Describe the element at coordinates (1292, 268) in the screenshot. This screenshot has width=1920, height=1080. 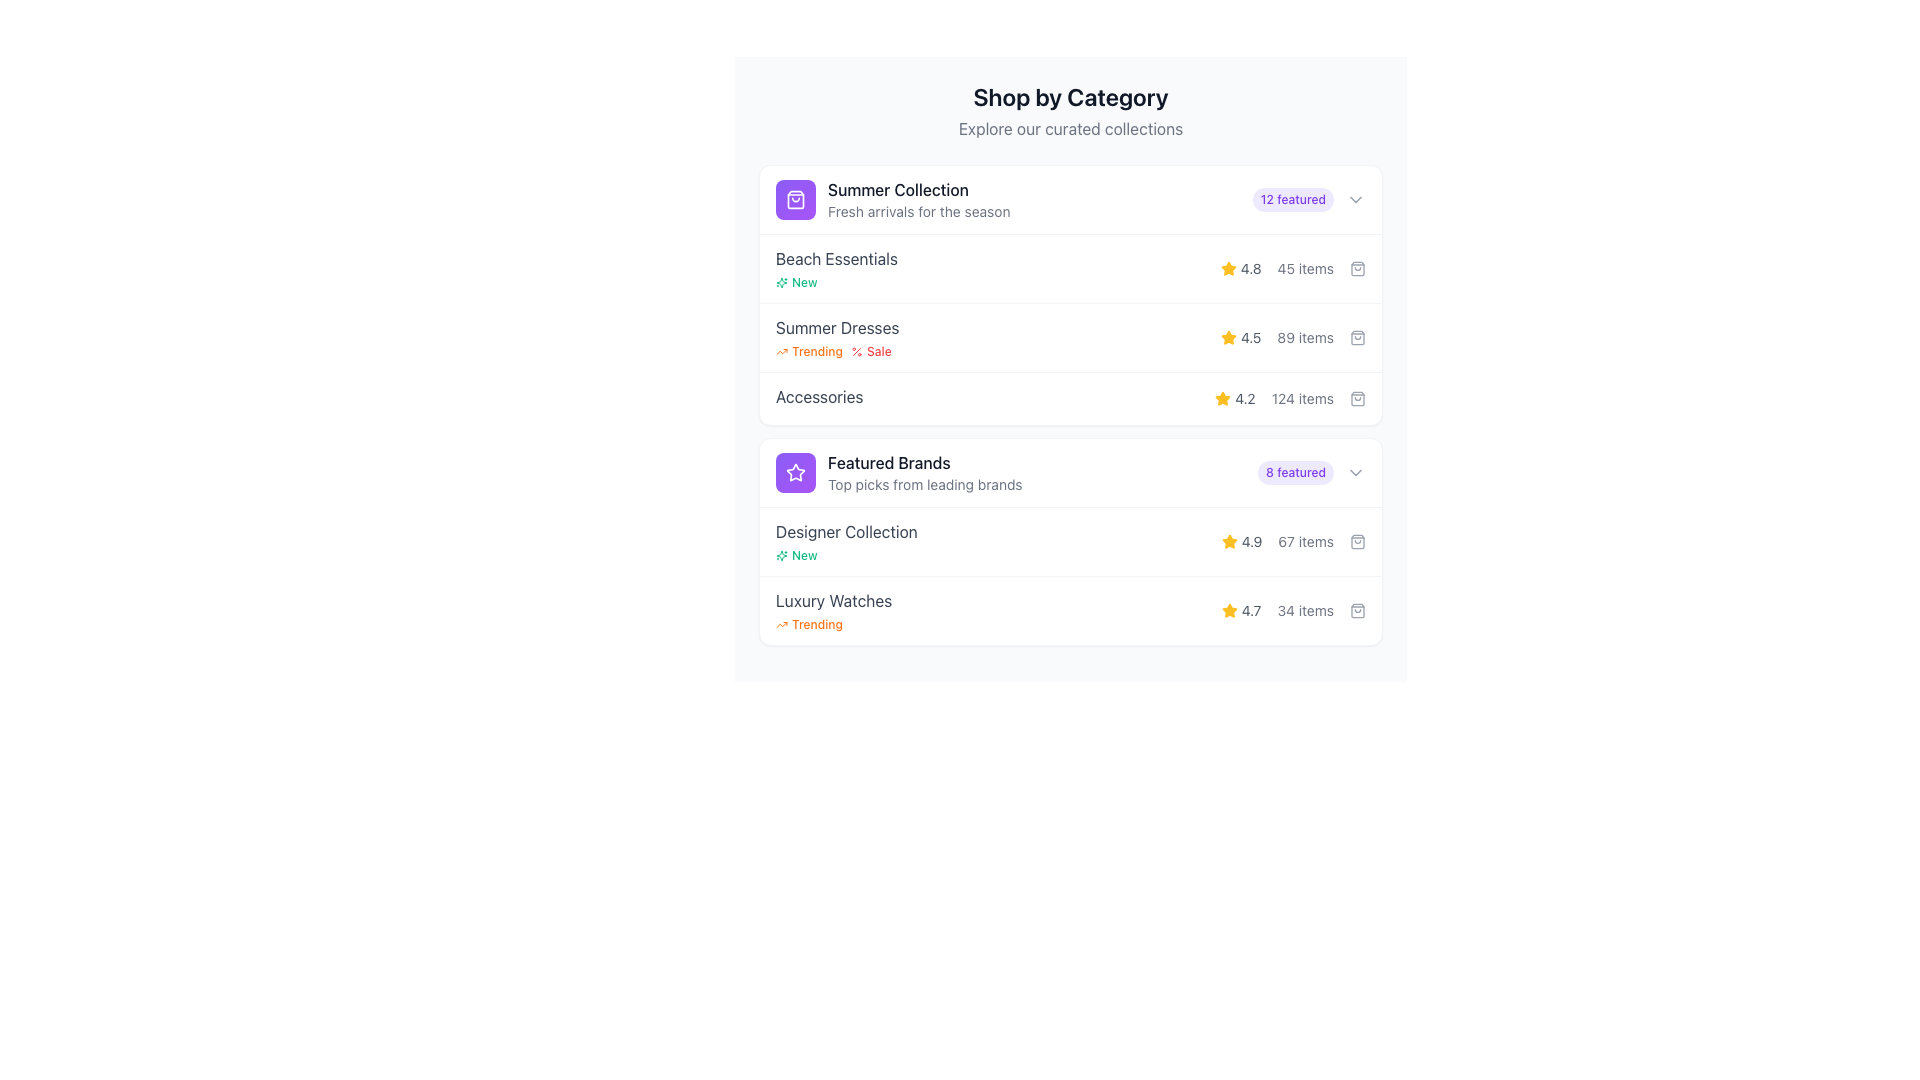
I see `the 'Beach Essentials' rating display, which is the fourth component from the left in its section` at that location.